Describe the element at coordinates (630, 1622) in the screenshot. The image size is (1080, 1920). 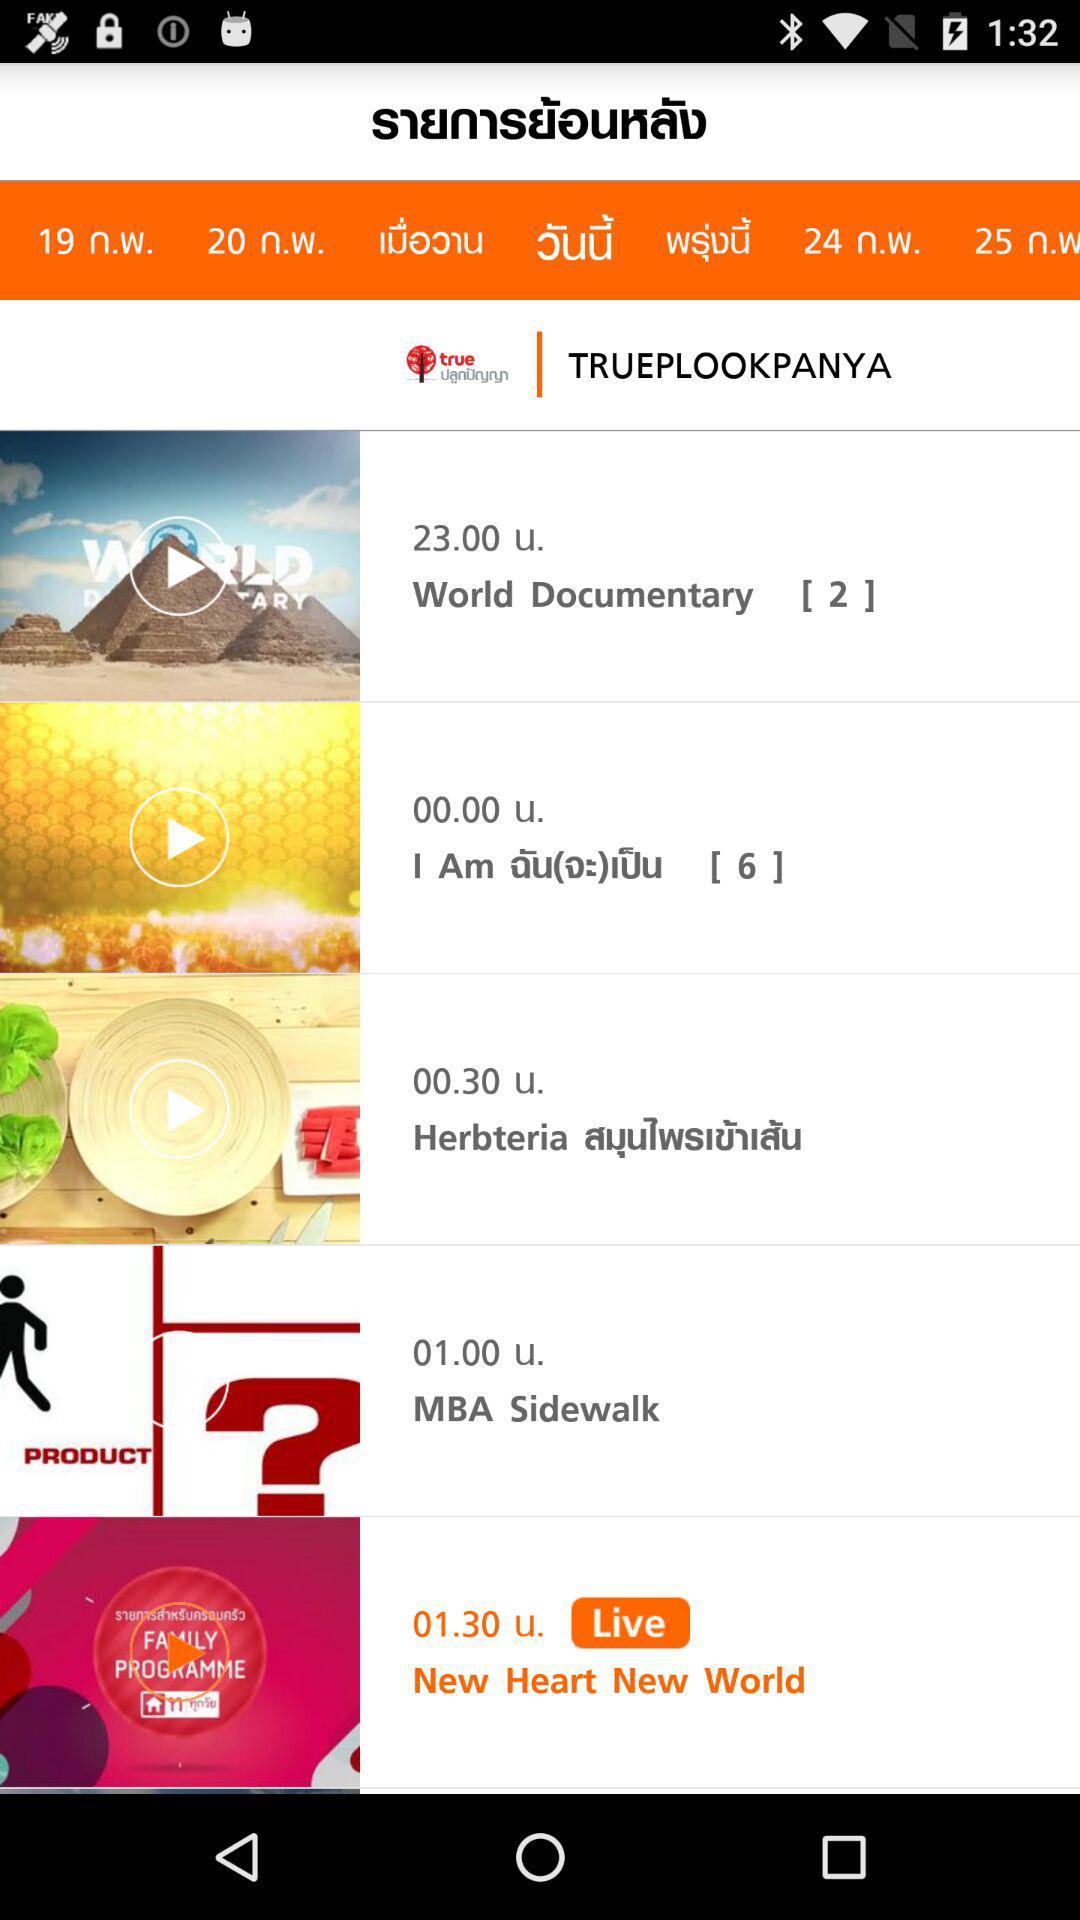
I see `icon above the new heart new item` at that location.